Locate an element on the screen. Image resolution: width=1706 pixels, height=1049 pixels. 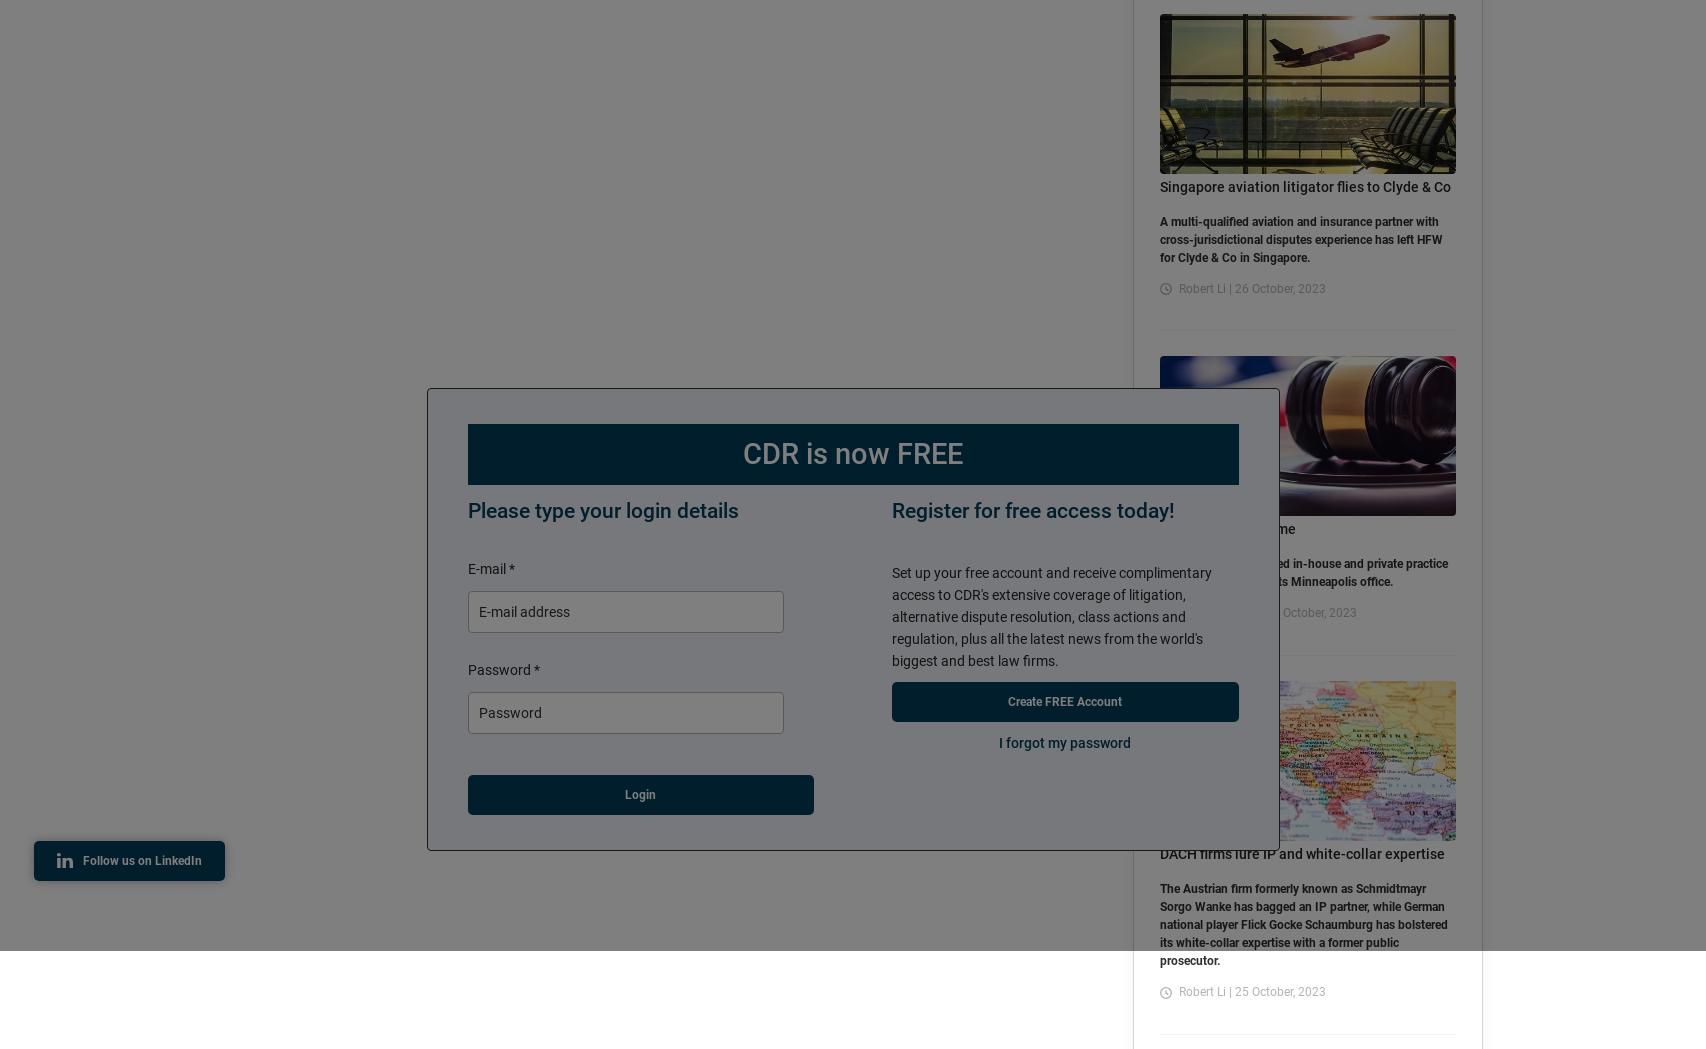
'The Austrian firm formerly known as Schmidtmayr Sorgo Wanke has bagged an IP partner, while German national player Flick Gocke Schaumburg has bolstered its white-collar expertise with a former public prosecutor.' is located at coordinates (1303, 924).